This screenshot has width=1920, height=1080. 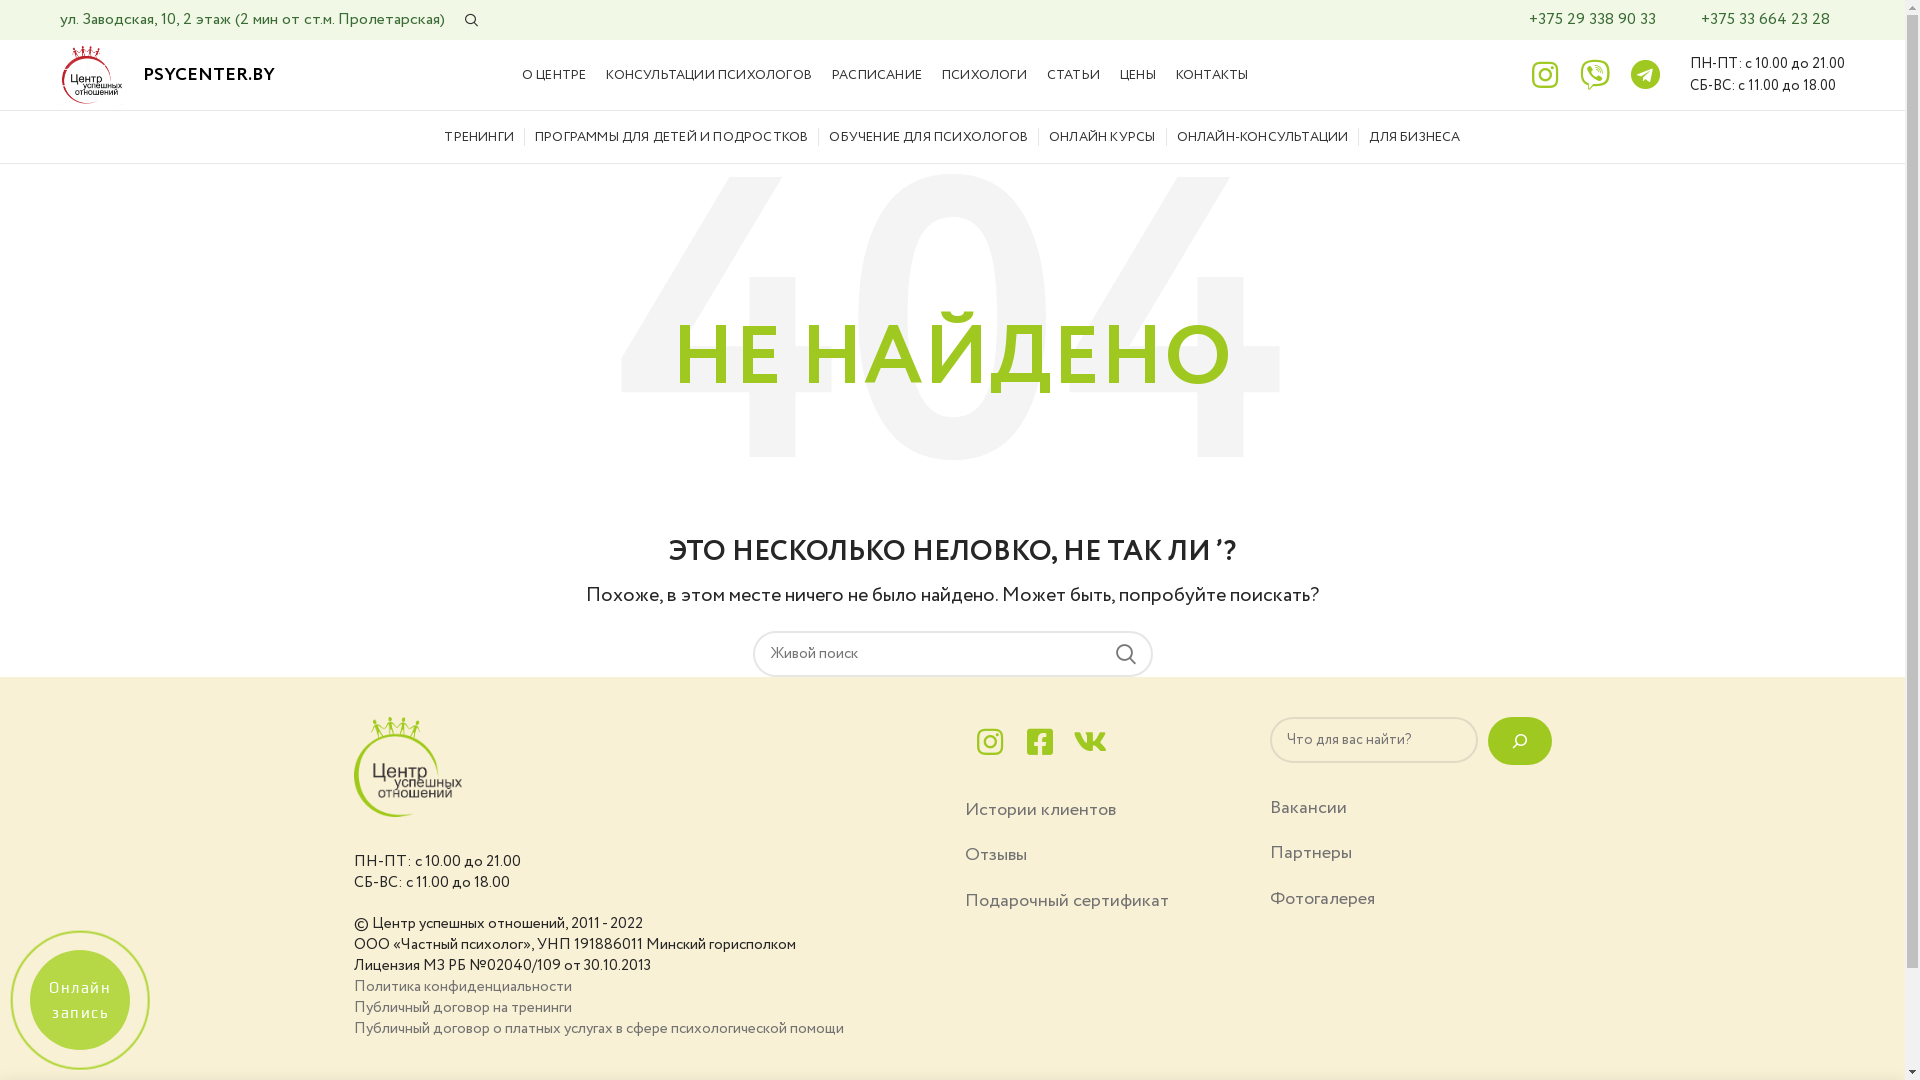 What do you see at coordinates (1645, 73) in the screenshot?
I see `'telegram'` at bounding box center [1645, 73].